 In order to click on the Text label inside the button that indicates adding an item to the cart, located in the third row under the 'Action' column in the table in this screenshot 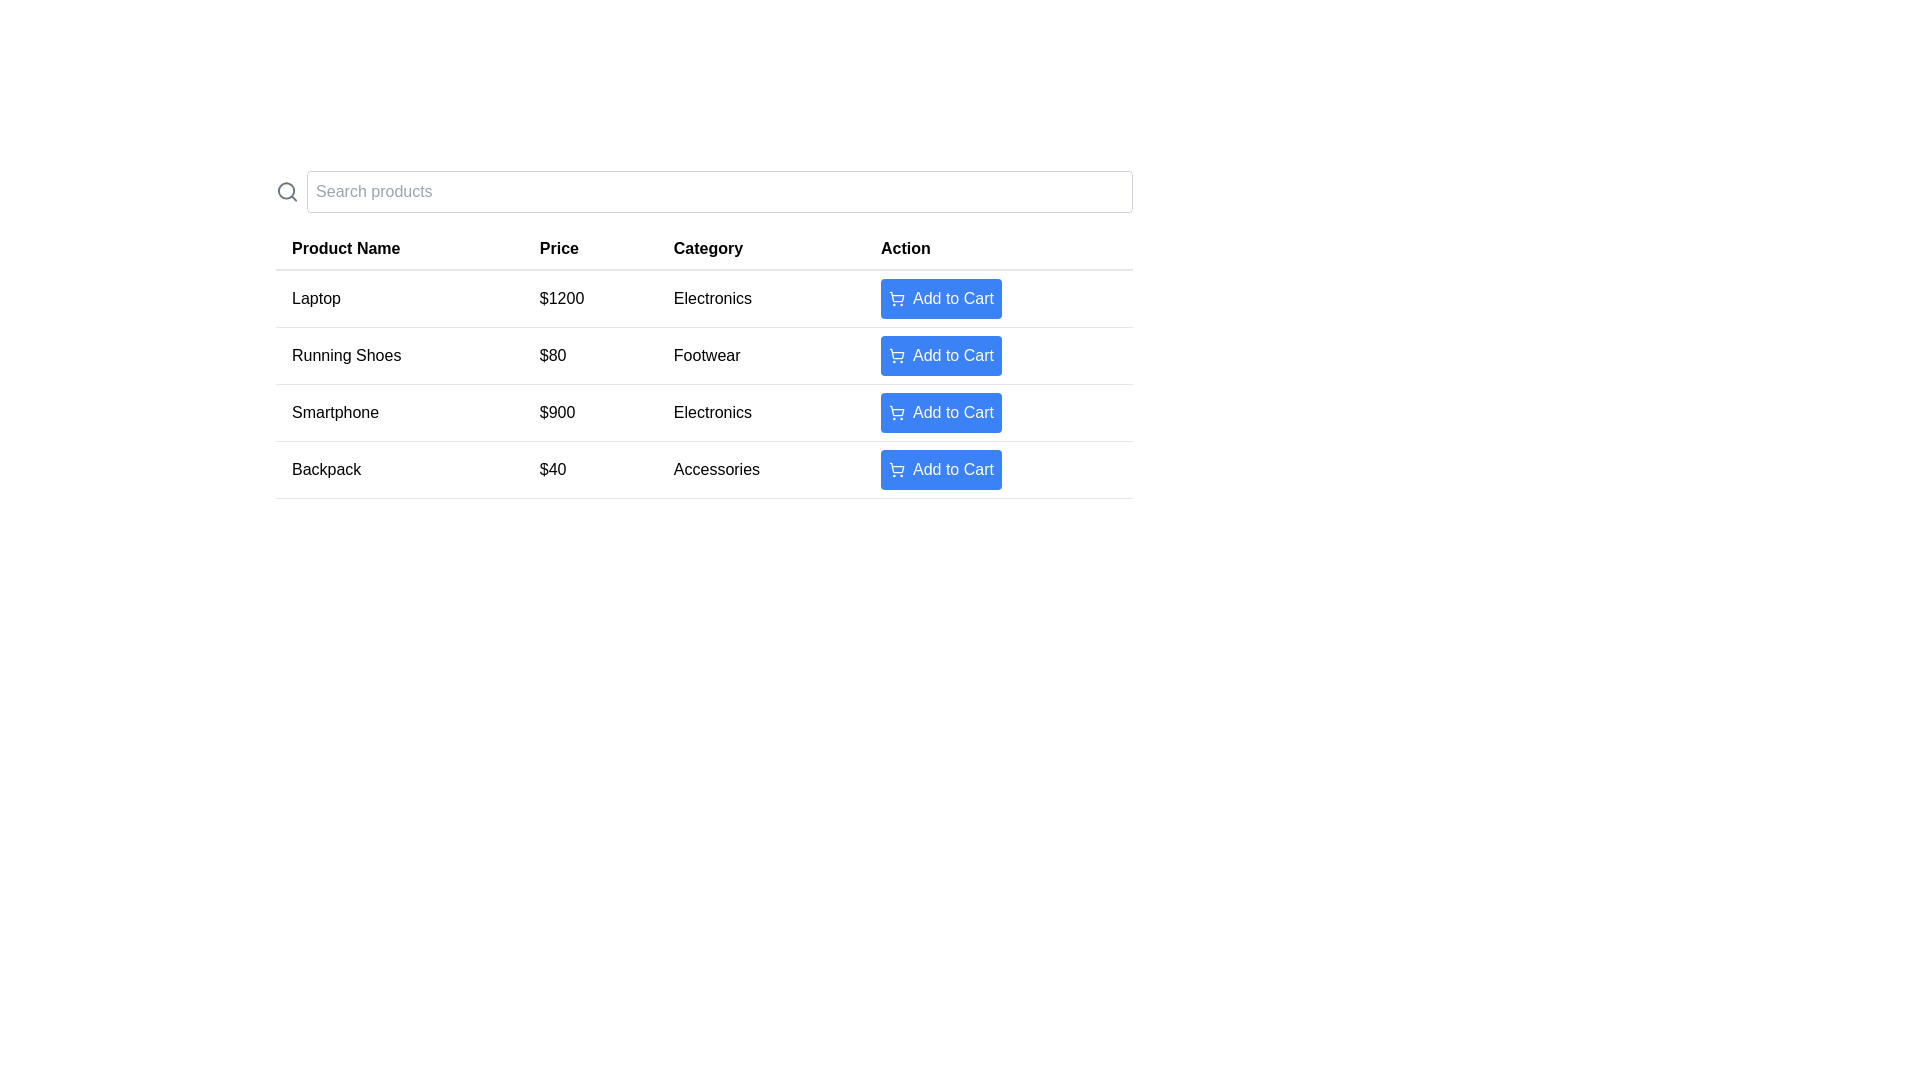, I will do `click(952, 411)`.